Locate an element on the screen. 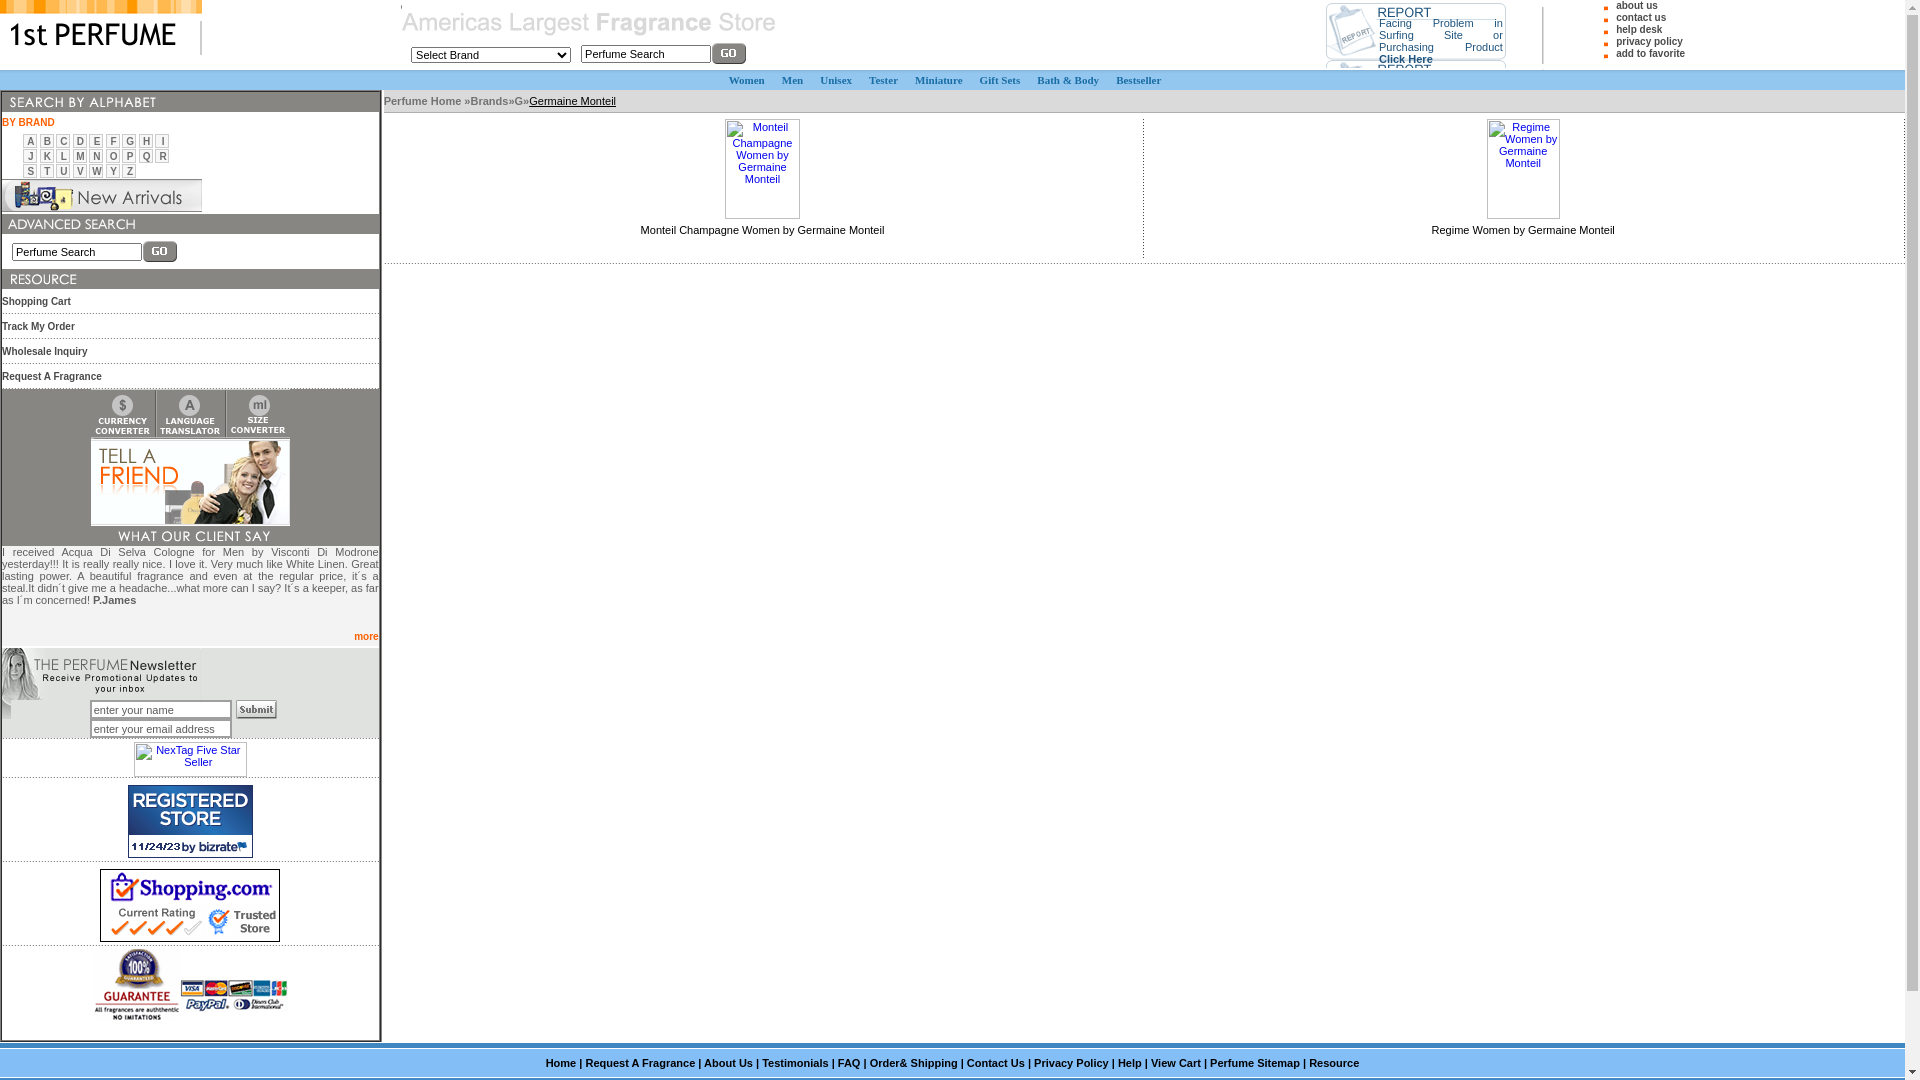 This screenshot has height=1080, width=1920. 'Search Brand Perfume Alphabetically' is located at coordinates (78, 101).